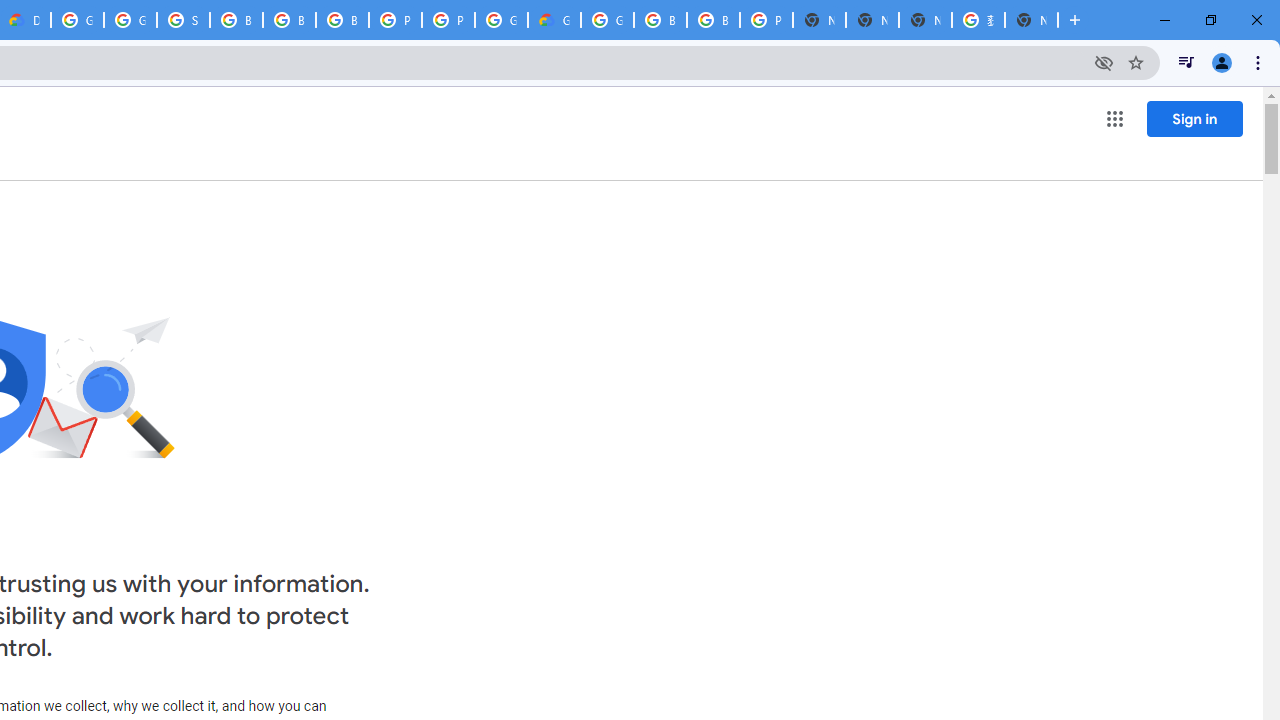 The height and width of the screenshot is (720, 1280). Describe the element at coordinates (236, 20) in the screenshot. I see `'Browse Chrome as a guest - Computer - Google Chrome Help'` at that location.